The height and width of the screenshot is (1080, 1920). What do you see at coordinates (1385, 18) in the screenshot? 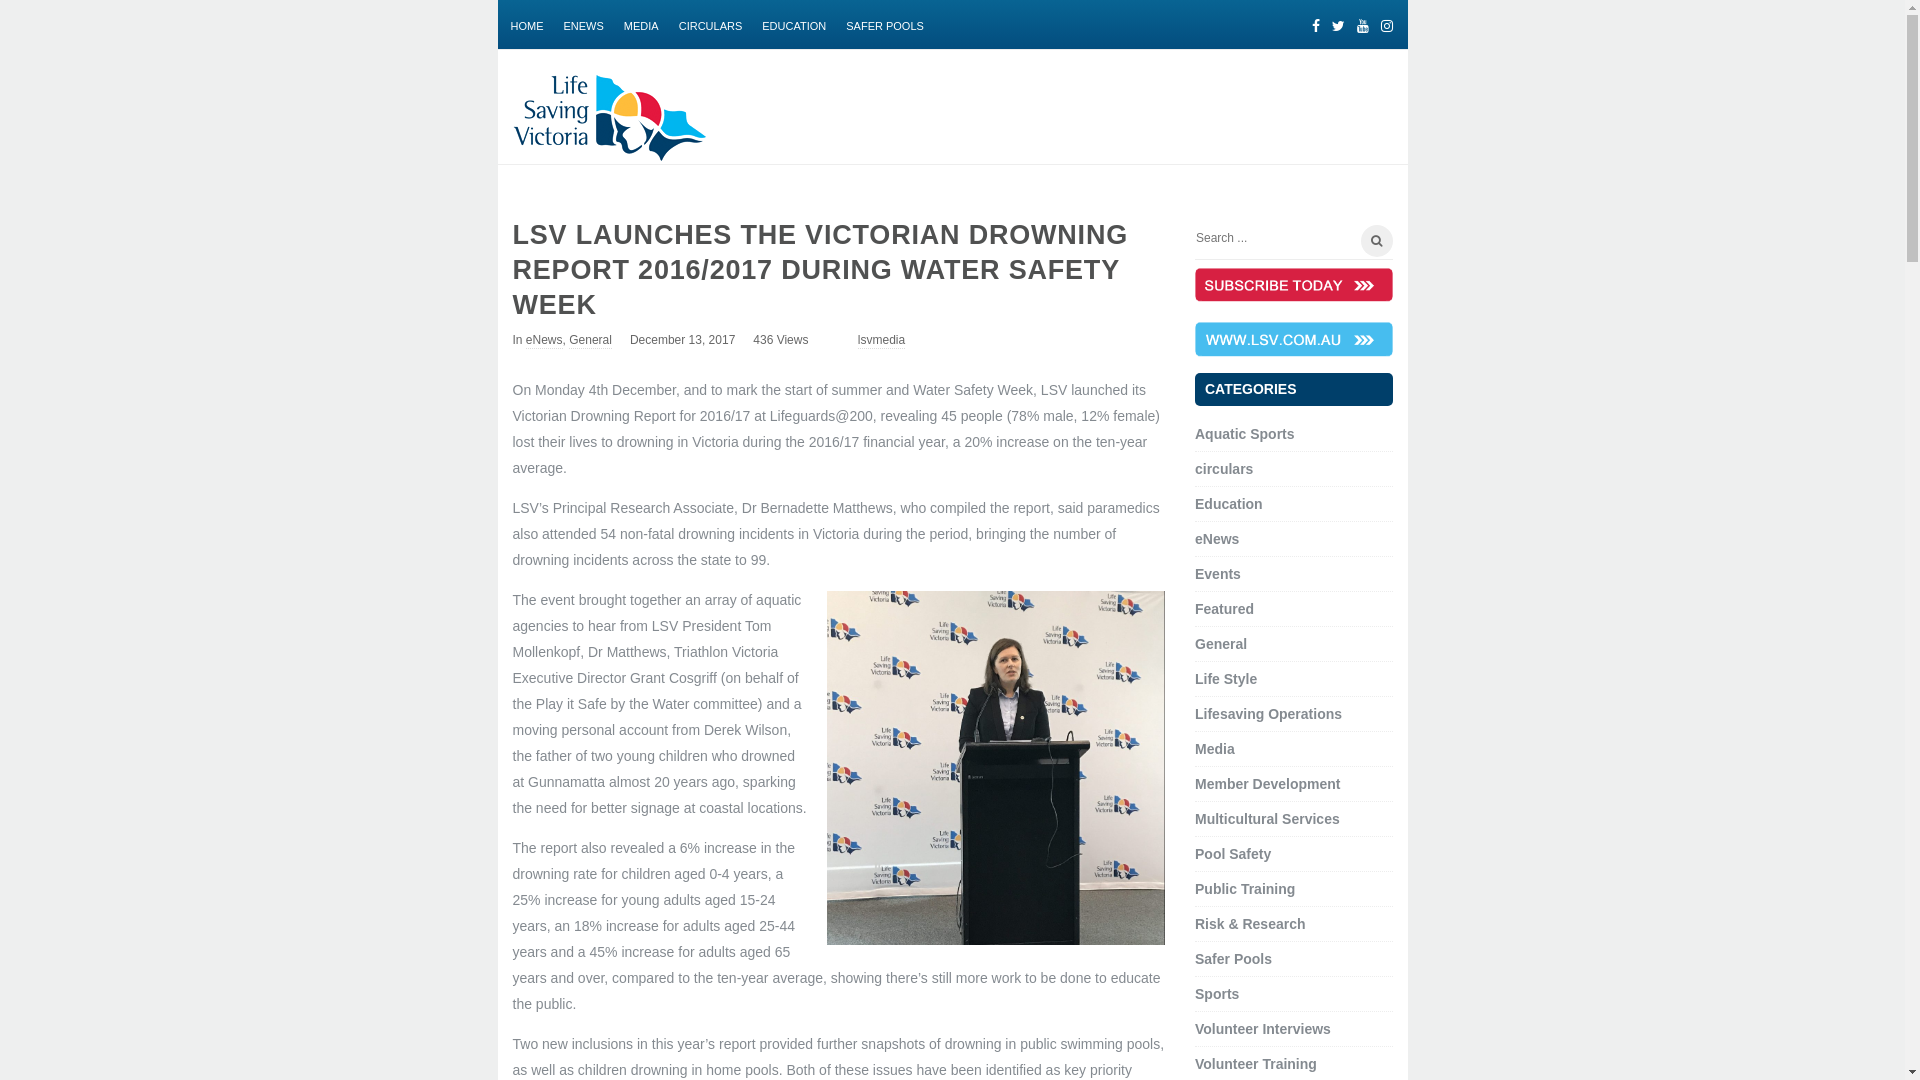
I see `'Instagram'` at bounding box center [1385, 18].